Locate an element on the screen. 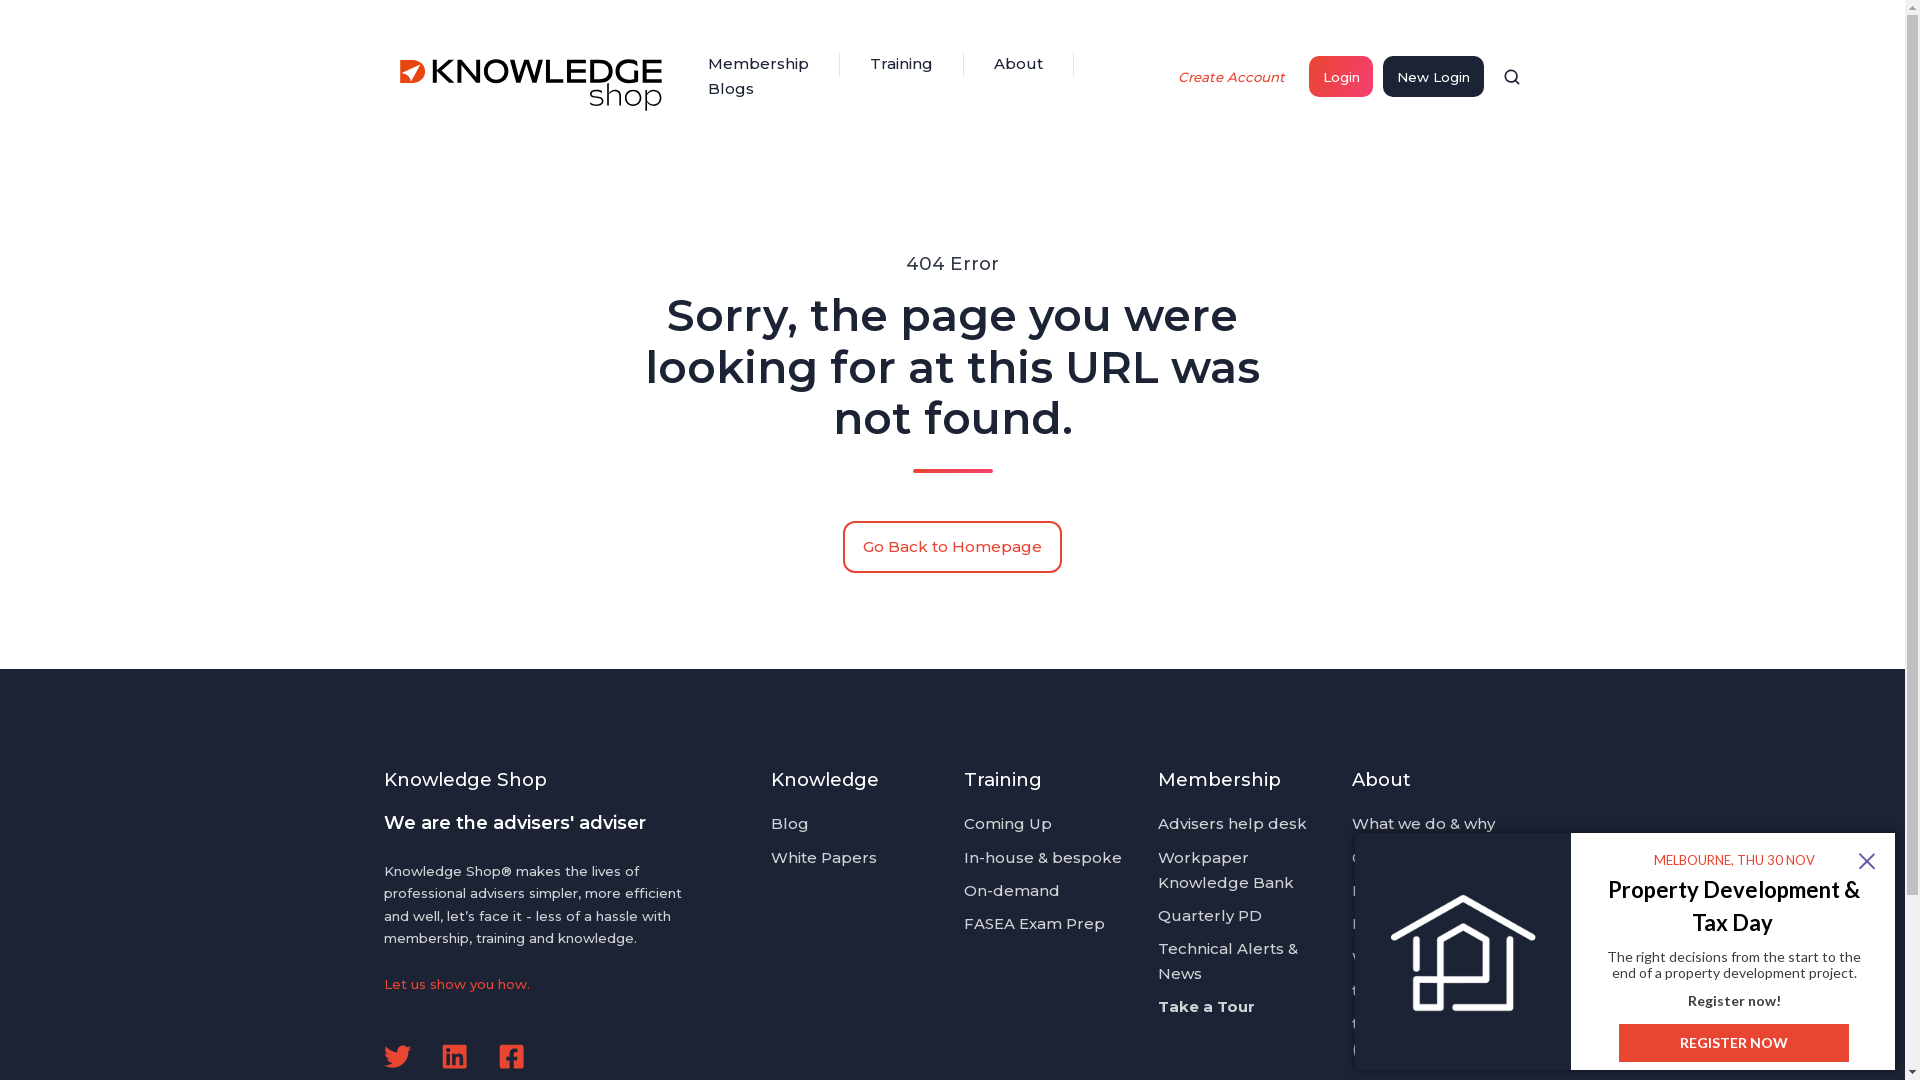 The height and width of the screenshot is (1080, 1920). 'What we do & why' is located at coordinates (1422, 823).